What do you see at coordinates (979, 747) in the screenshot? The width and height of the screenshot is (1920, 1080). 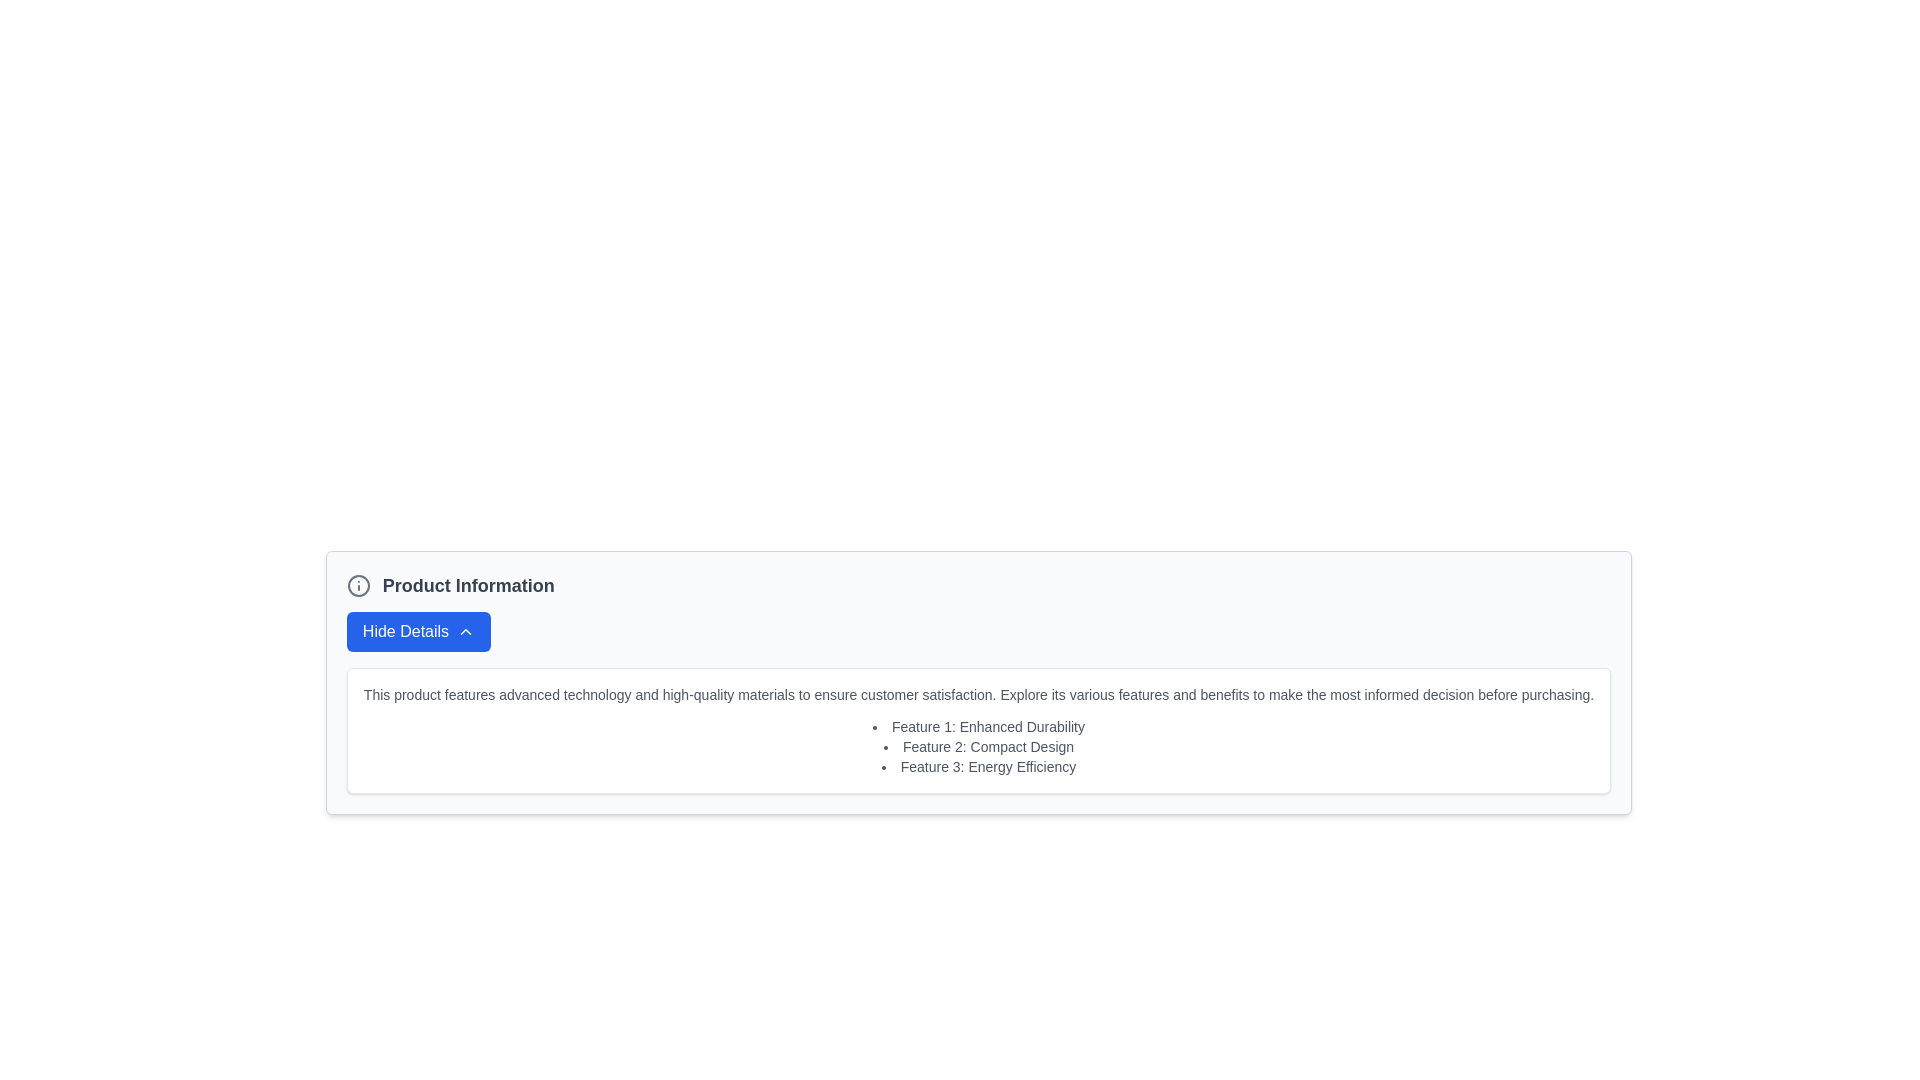 I see `text of the second item in the bulleted list, which states 'Feature 2: Compact Design', located in the 'Product Information' section` at bounding box center [979, 747].